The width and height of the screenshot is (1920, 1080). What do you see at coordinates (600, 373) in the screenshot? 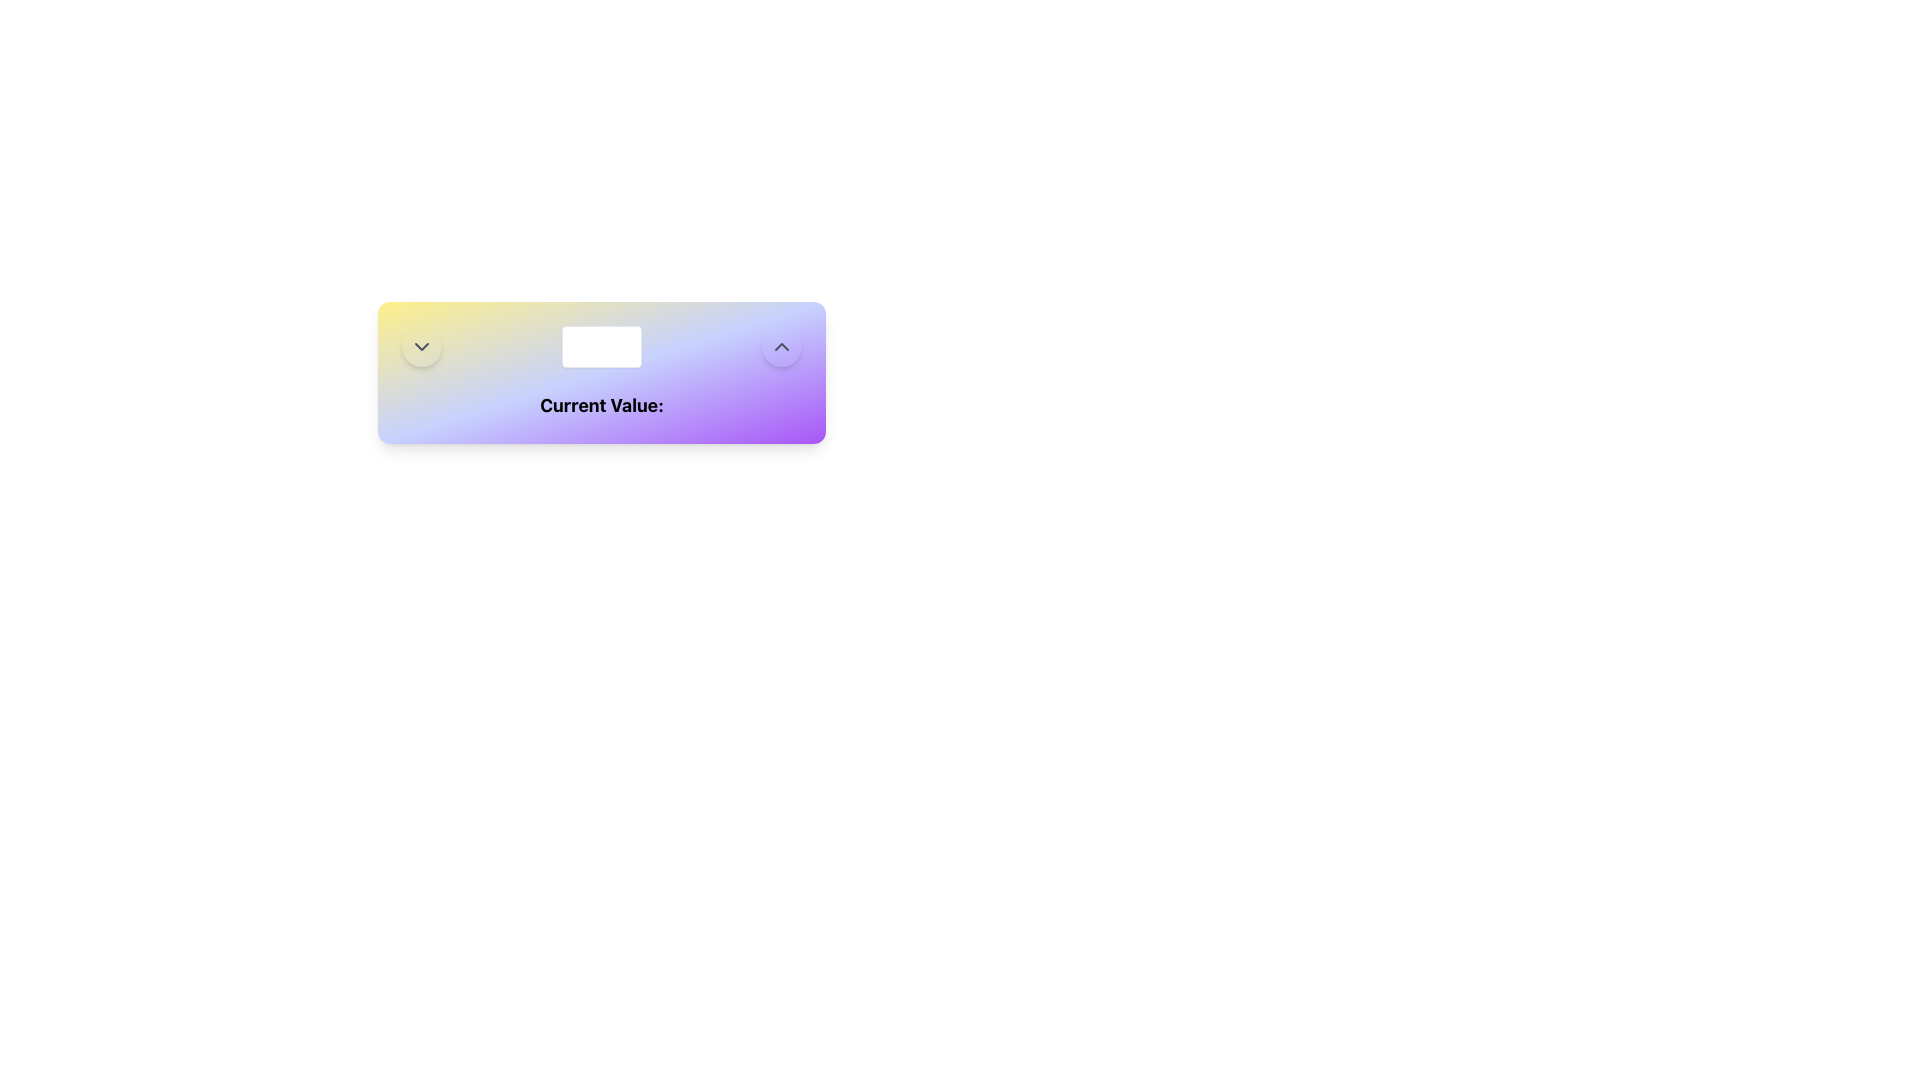
I see `the composite UI element containing the heading 'Current Value:', number input field, and interactive arrow buttons for incrementing and decrementing values` at bounding box center [600, 373].